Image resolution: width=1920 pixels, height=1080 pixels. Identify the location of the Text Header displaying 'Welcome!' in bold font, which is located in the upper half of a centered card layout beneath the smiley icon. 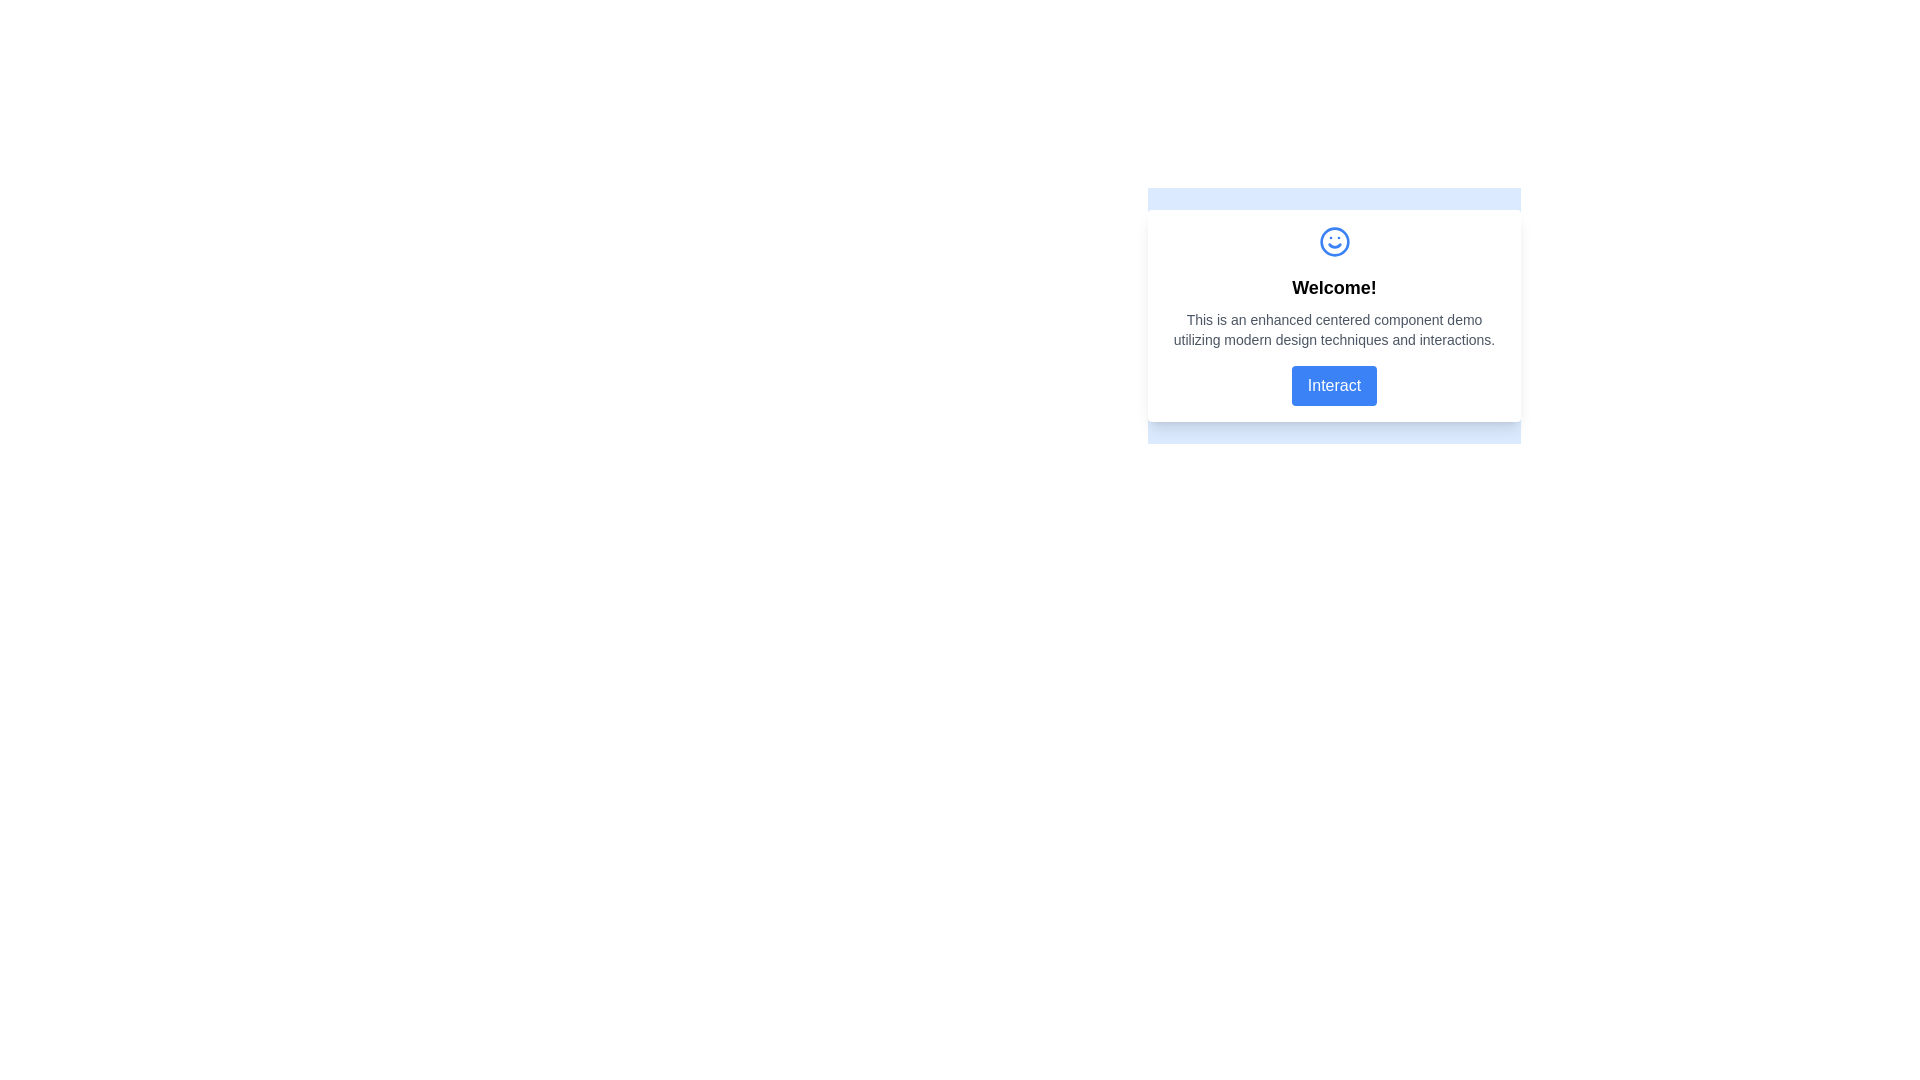
(1334, 288).